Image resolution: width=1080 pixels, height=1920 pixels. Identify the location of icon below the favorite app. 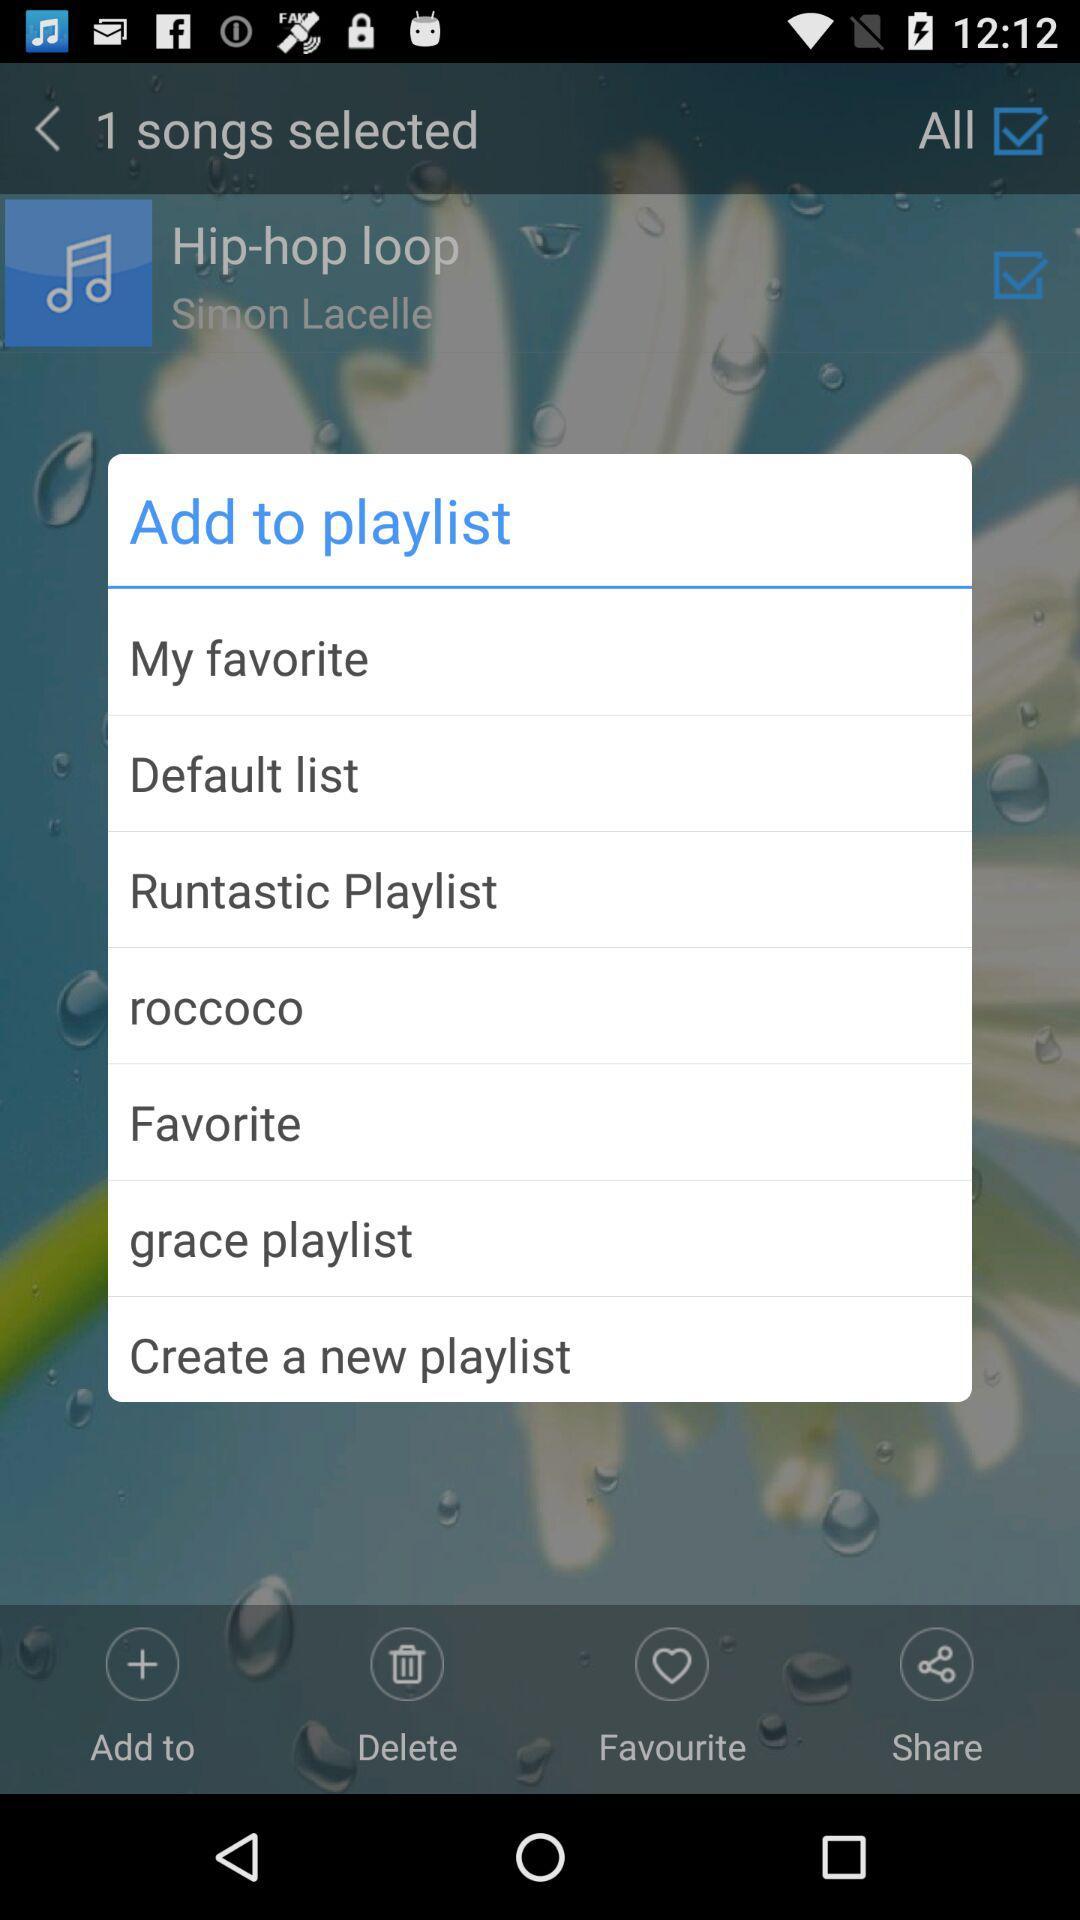
(540, 1237).